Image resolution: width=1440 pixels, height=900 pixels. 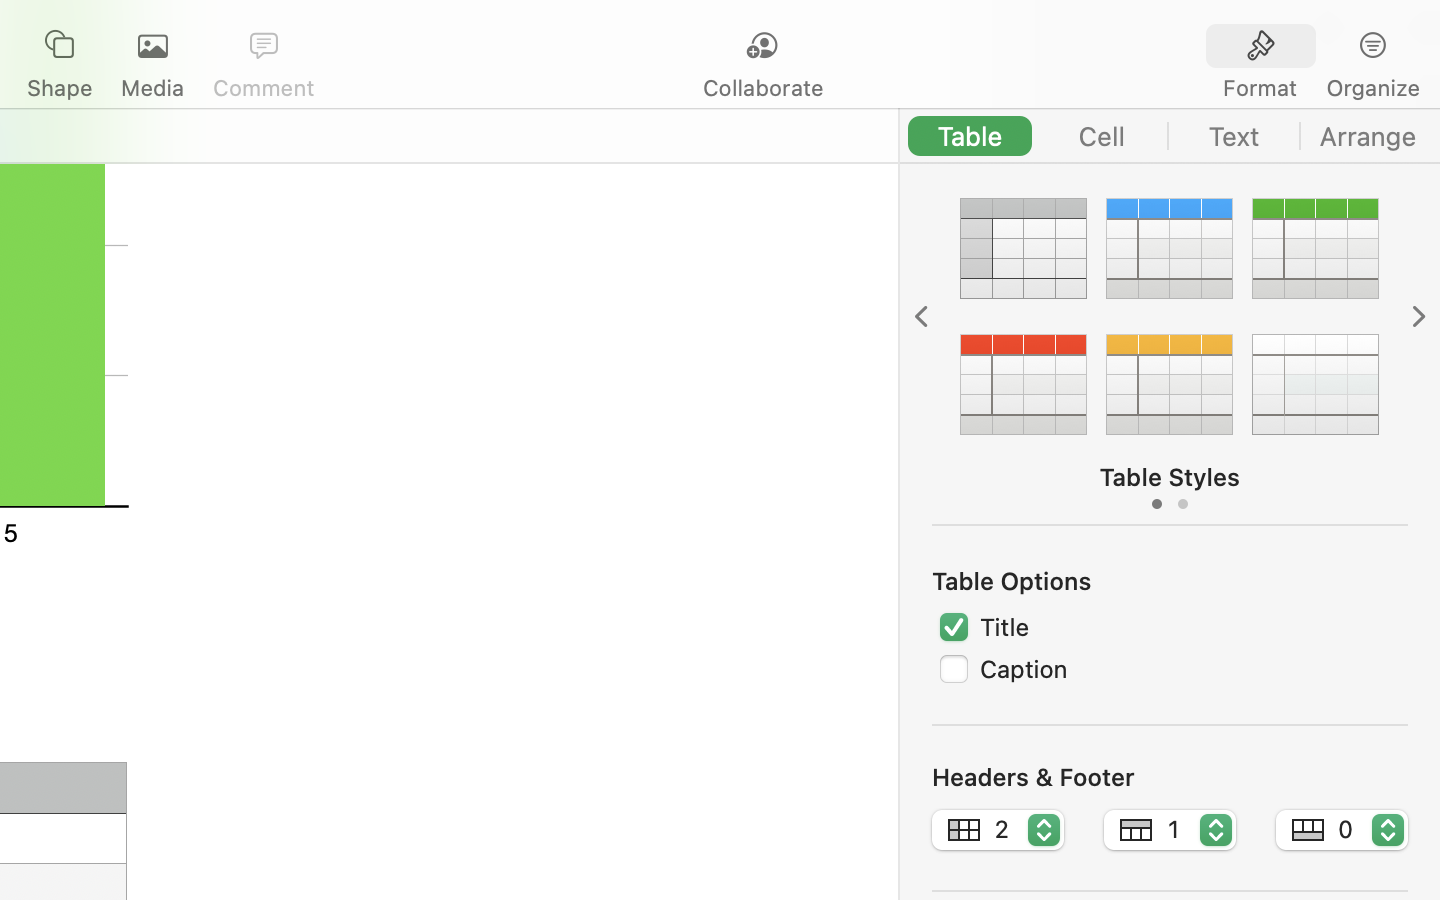 I want to click on 'Organize', so click(x=1371, y=87).